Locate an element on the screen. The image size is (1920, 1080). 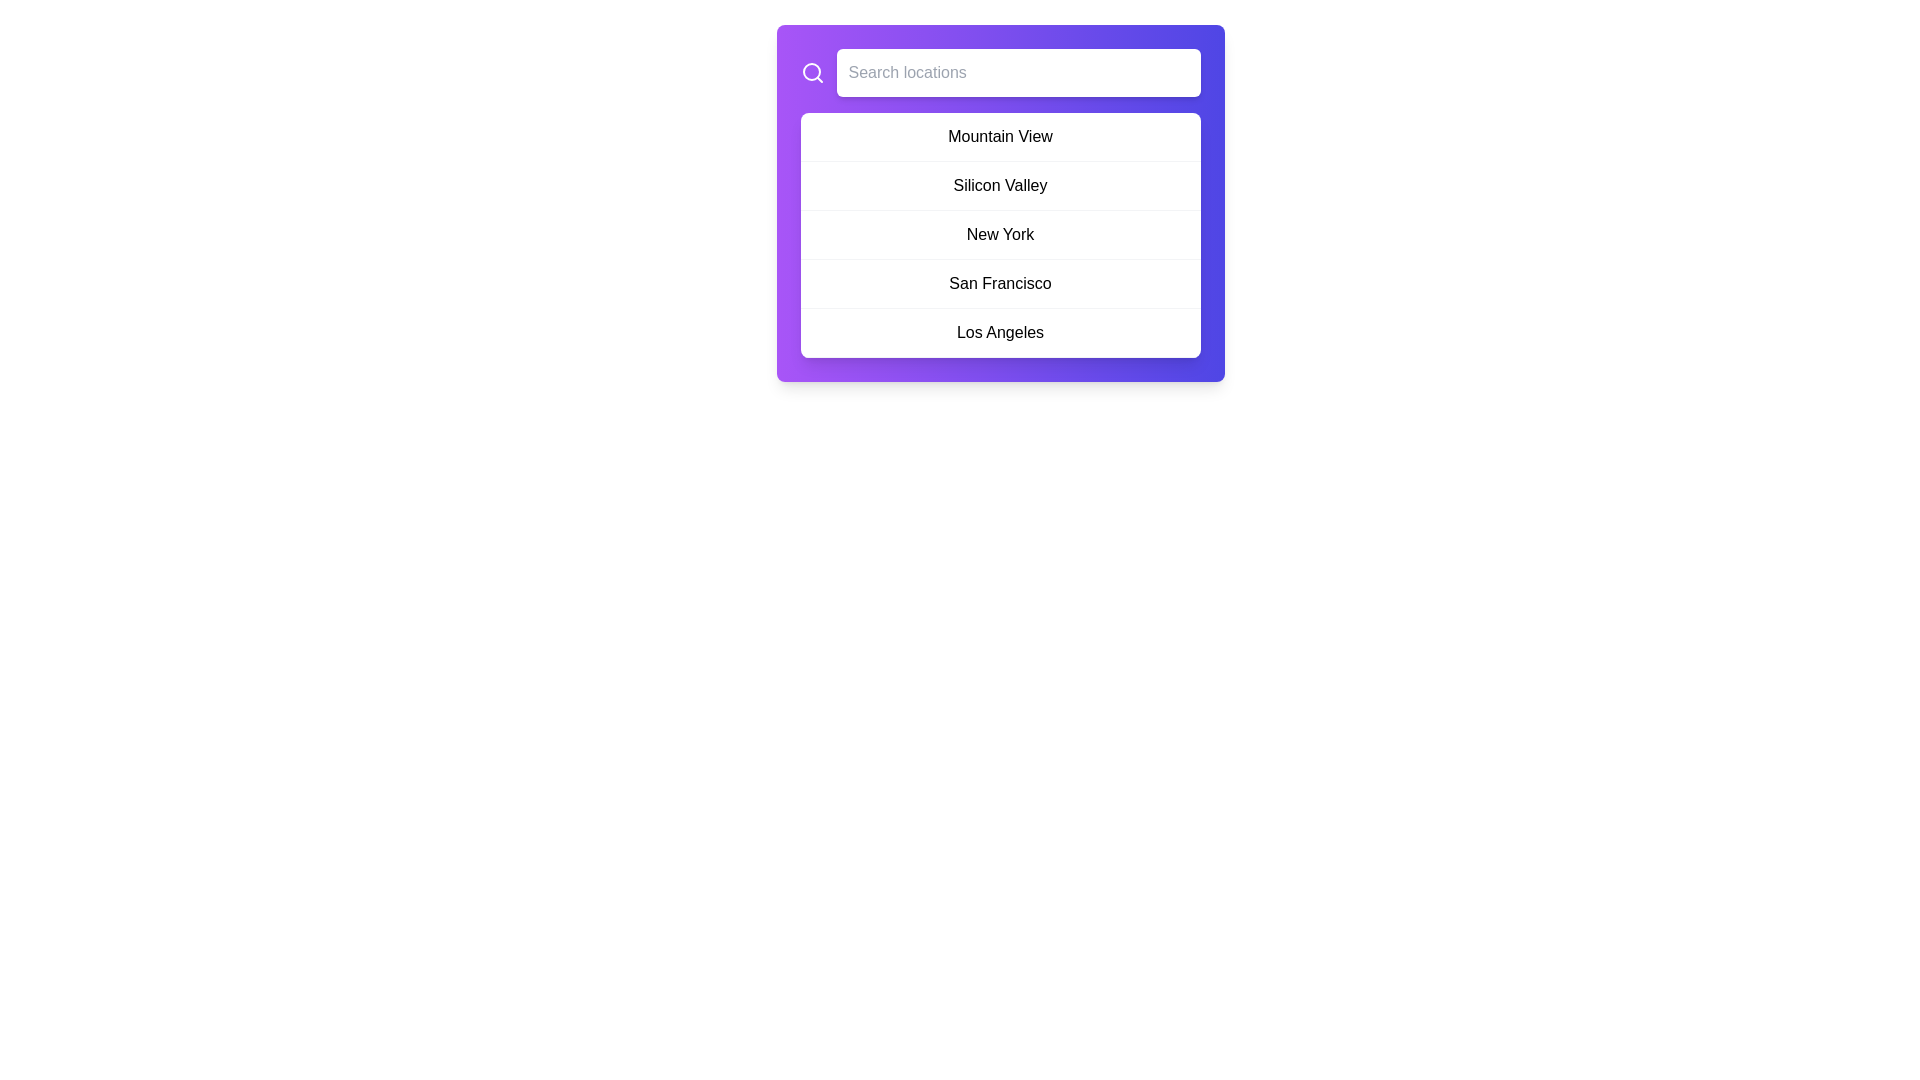
the fifth item in the location selection menu, which represents 'Los Angeles' is located at coordinates (1000, 332).